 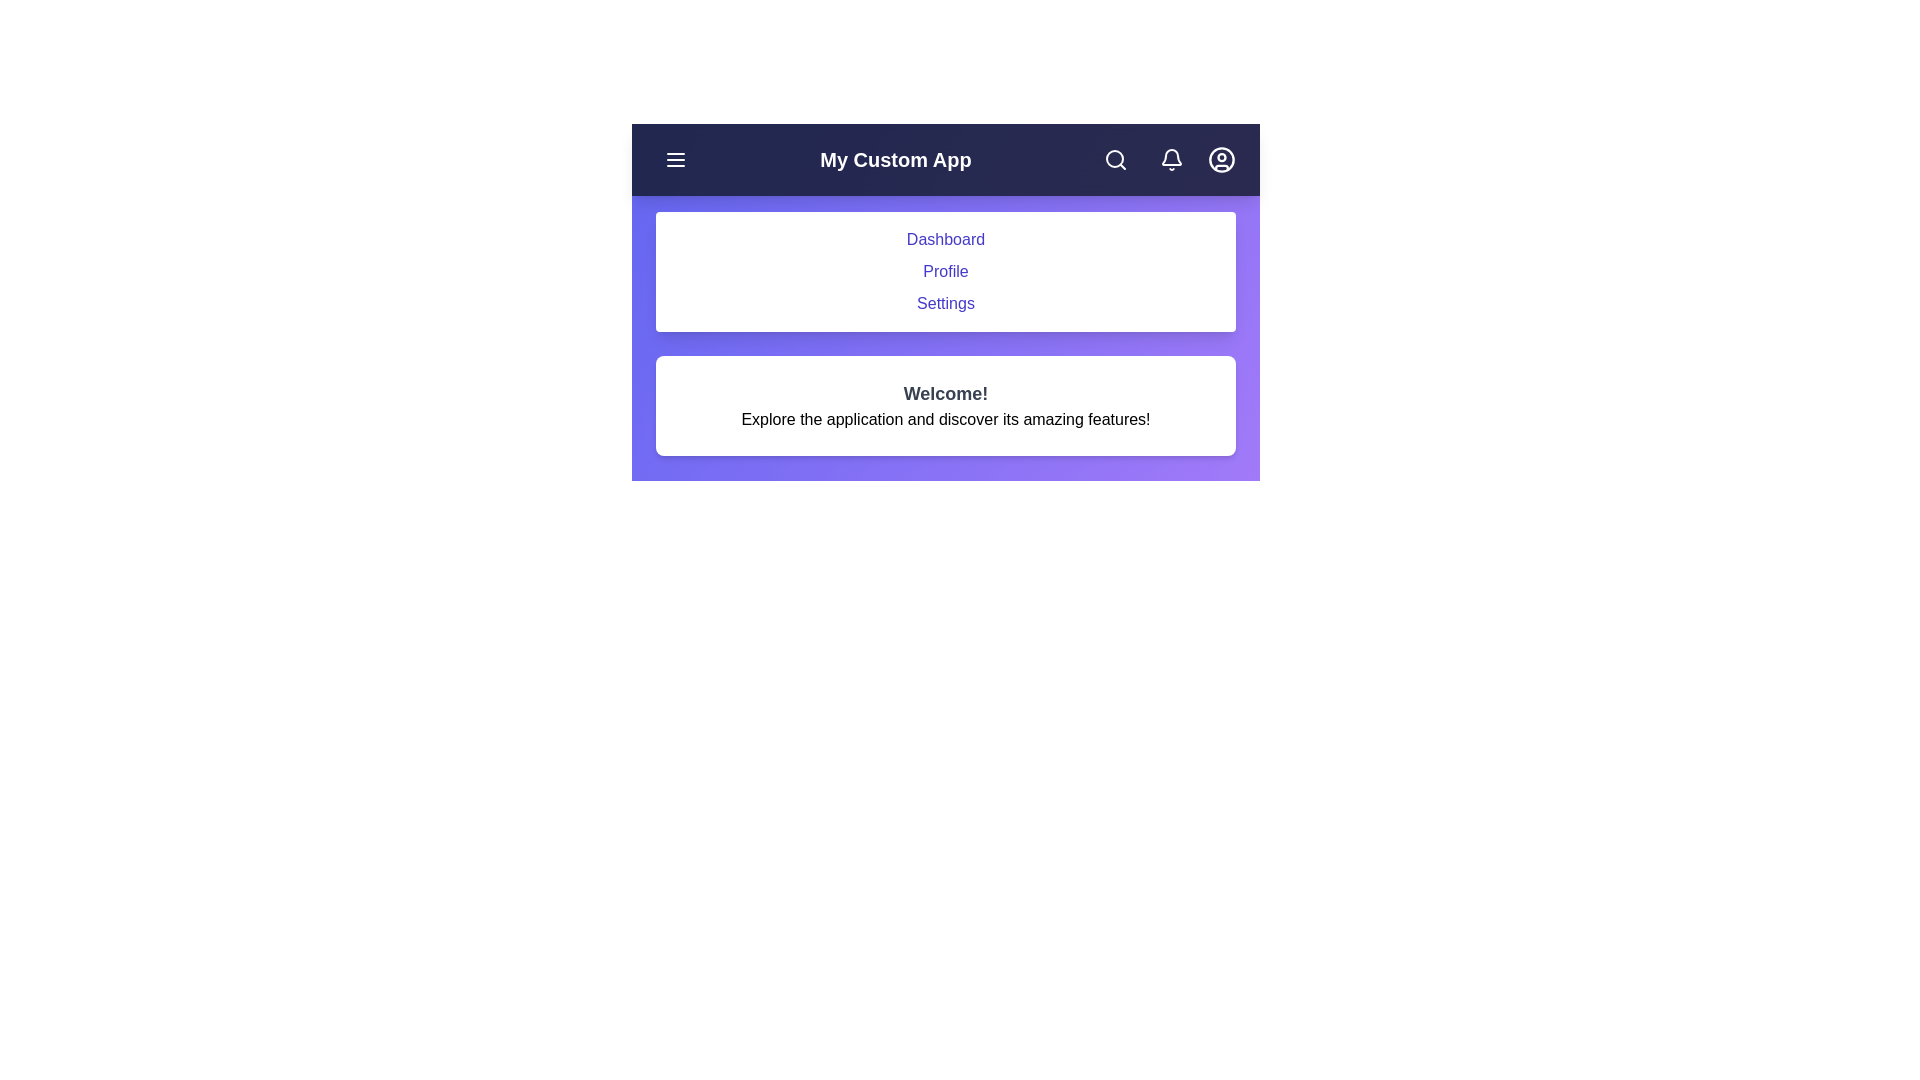 I want to click on the user icon to view user profile information, so click(x=1220, y=158).